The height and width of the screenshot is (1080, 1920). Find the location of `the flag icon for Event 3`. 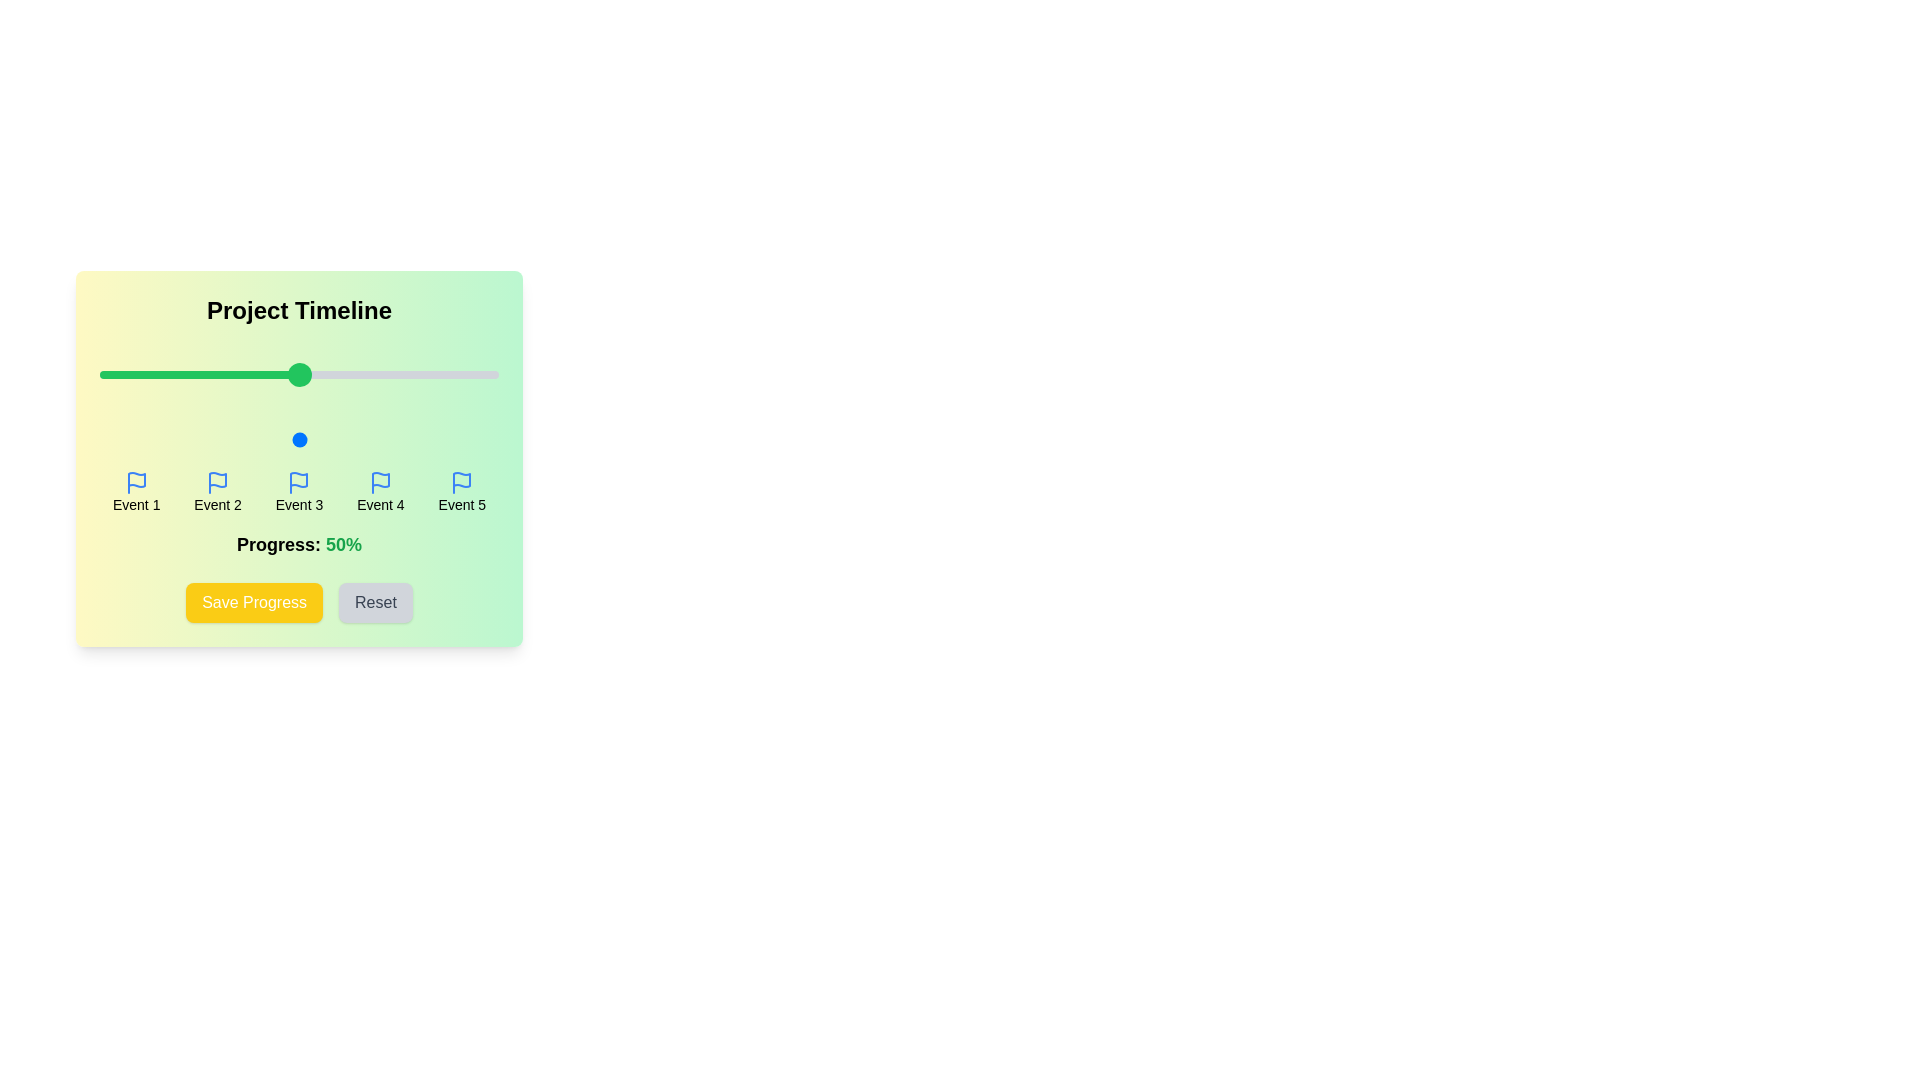

the flag icon for Event 3 is located at coordinates (298, 482).